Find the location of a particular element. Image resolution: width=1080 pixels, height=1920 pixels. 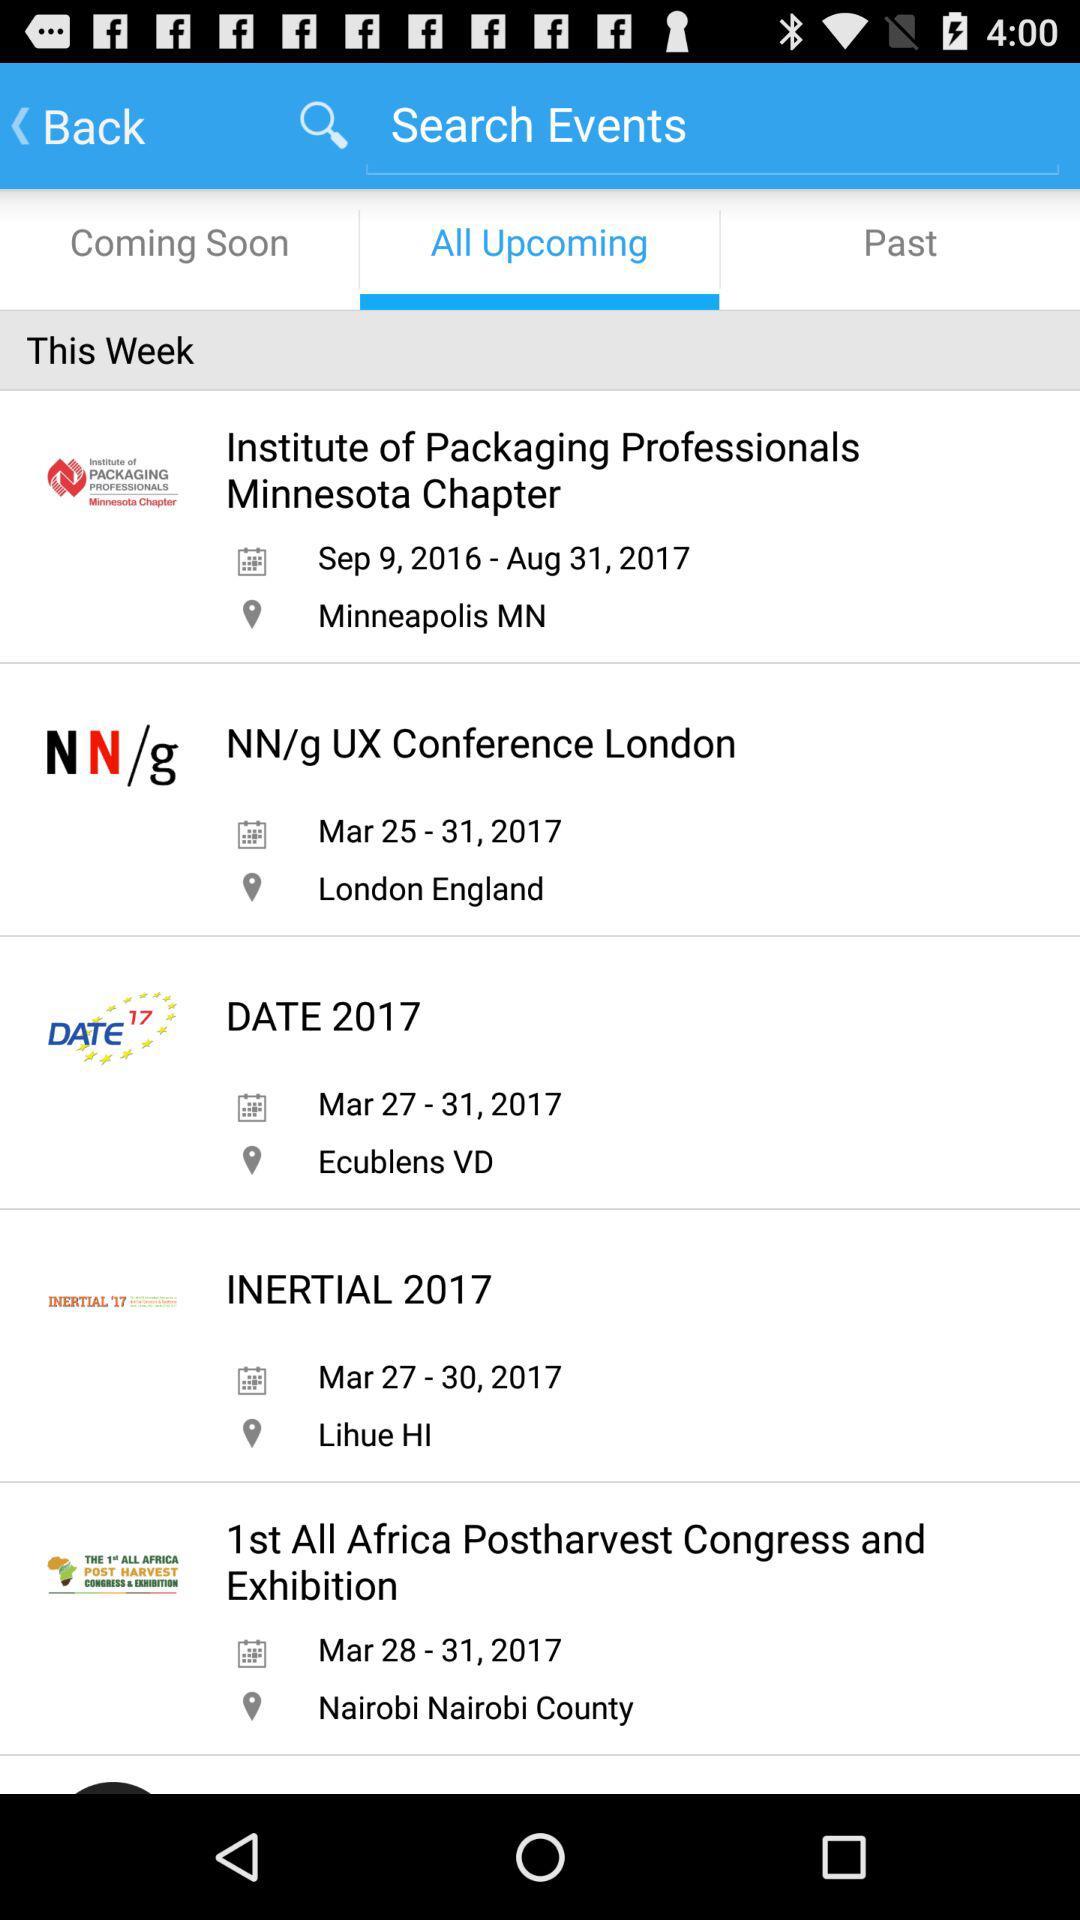

search bar is located at coordinates (711, 122).